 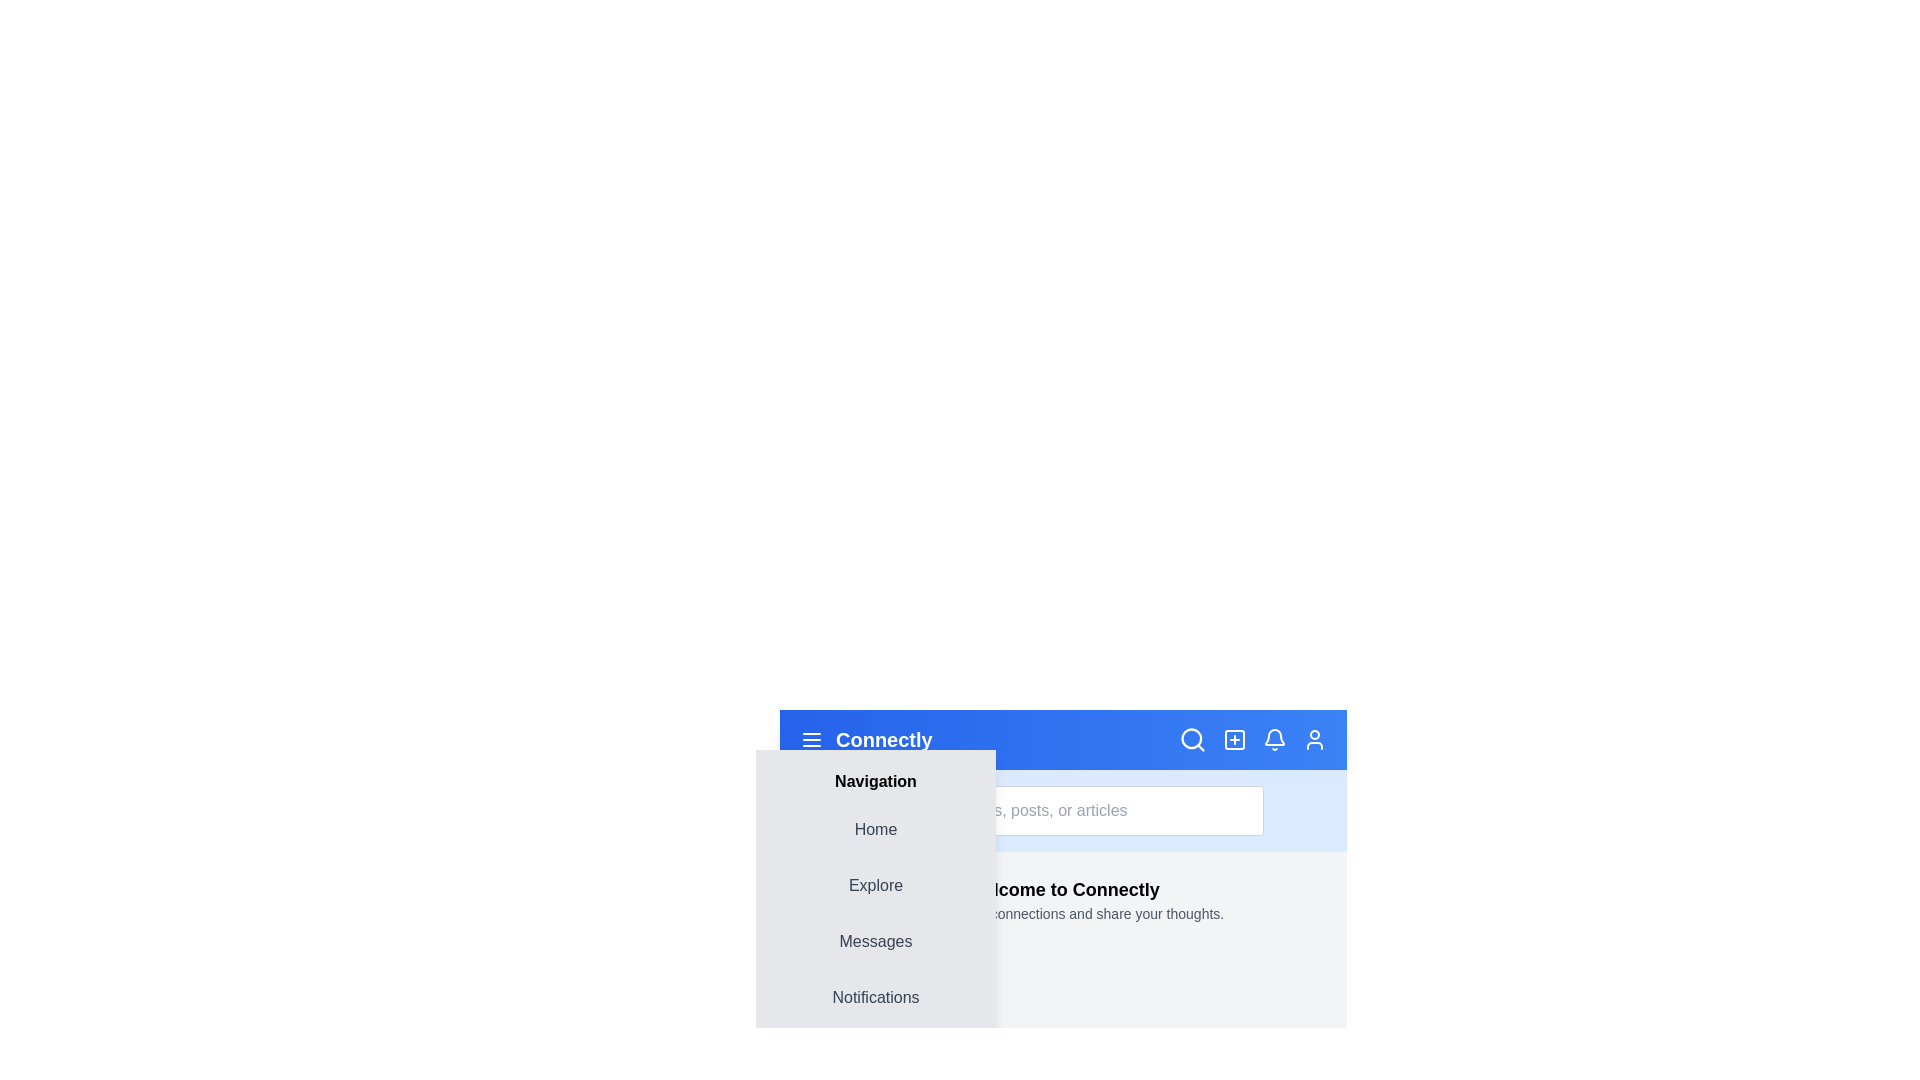 I want to click on the navigation menu item Messages, so click(x=875, y=941).